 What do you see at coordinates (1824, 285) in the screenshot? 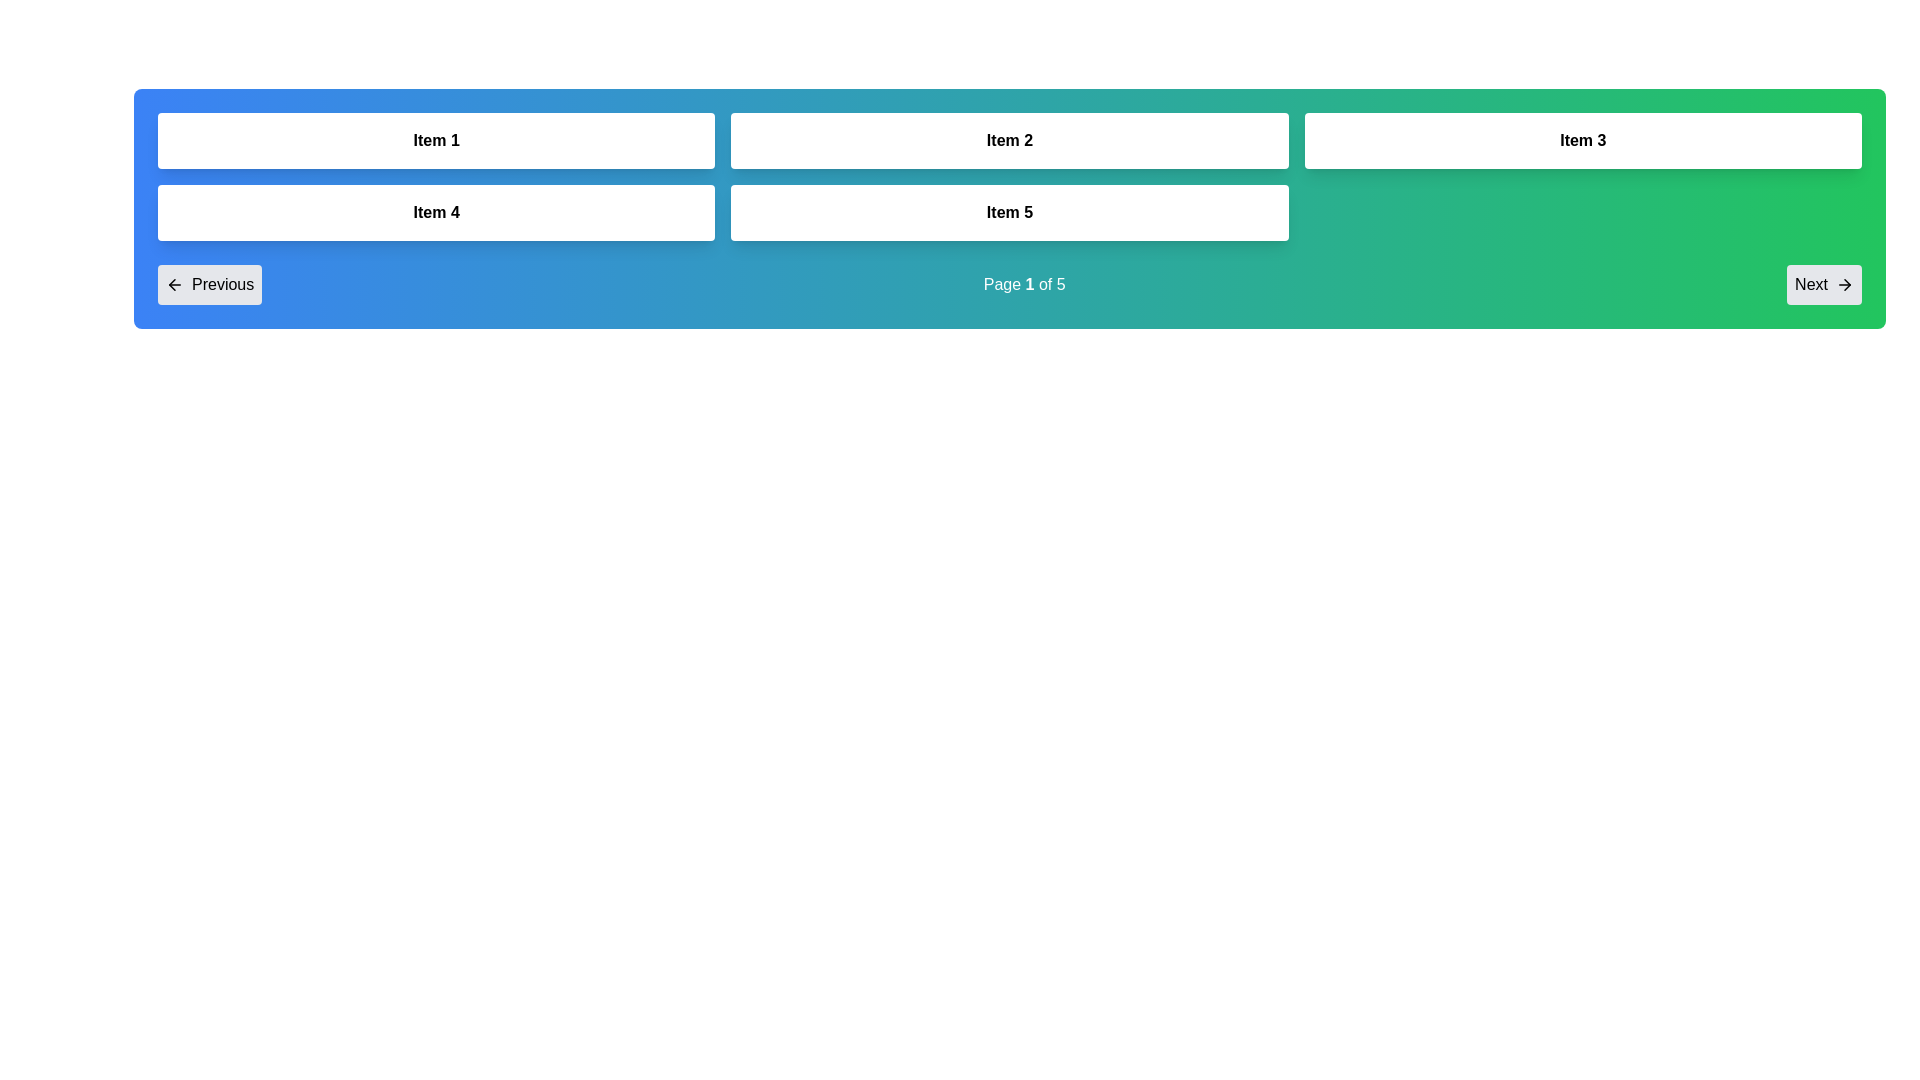
I see `the 'Next' button with rounded corners and a light gray background` at bounding box center [1824, 285].